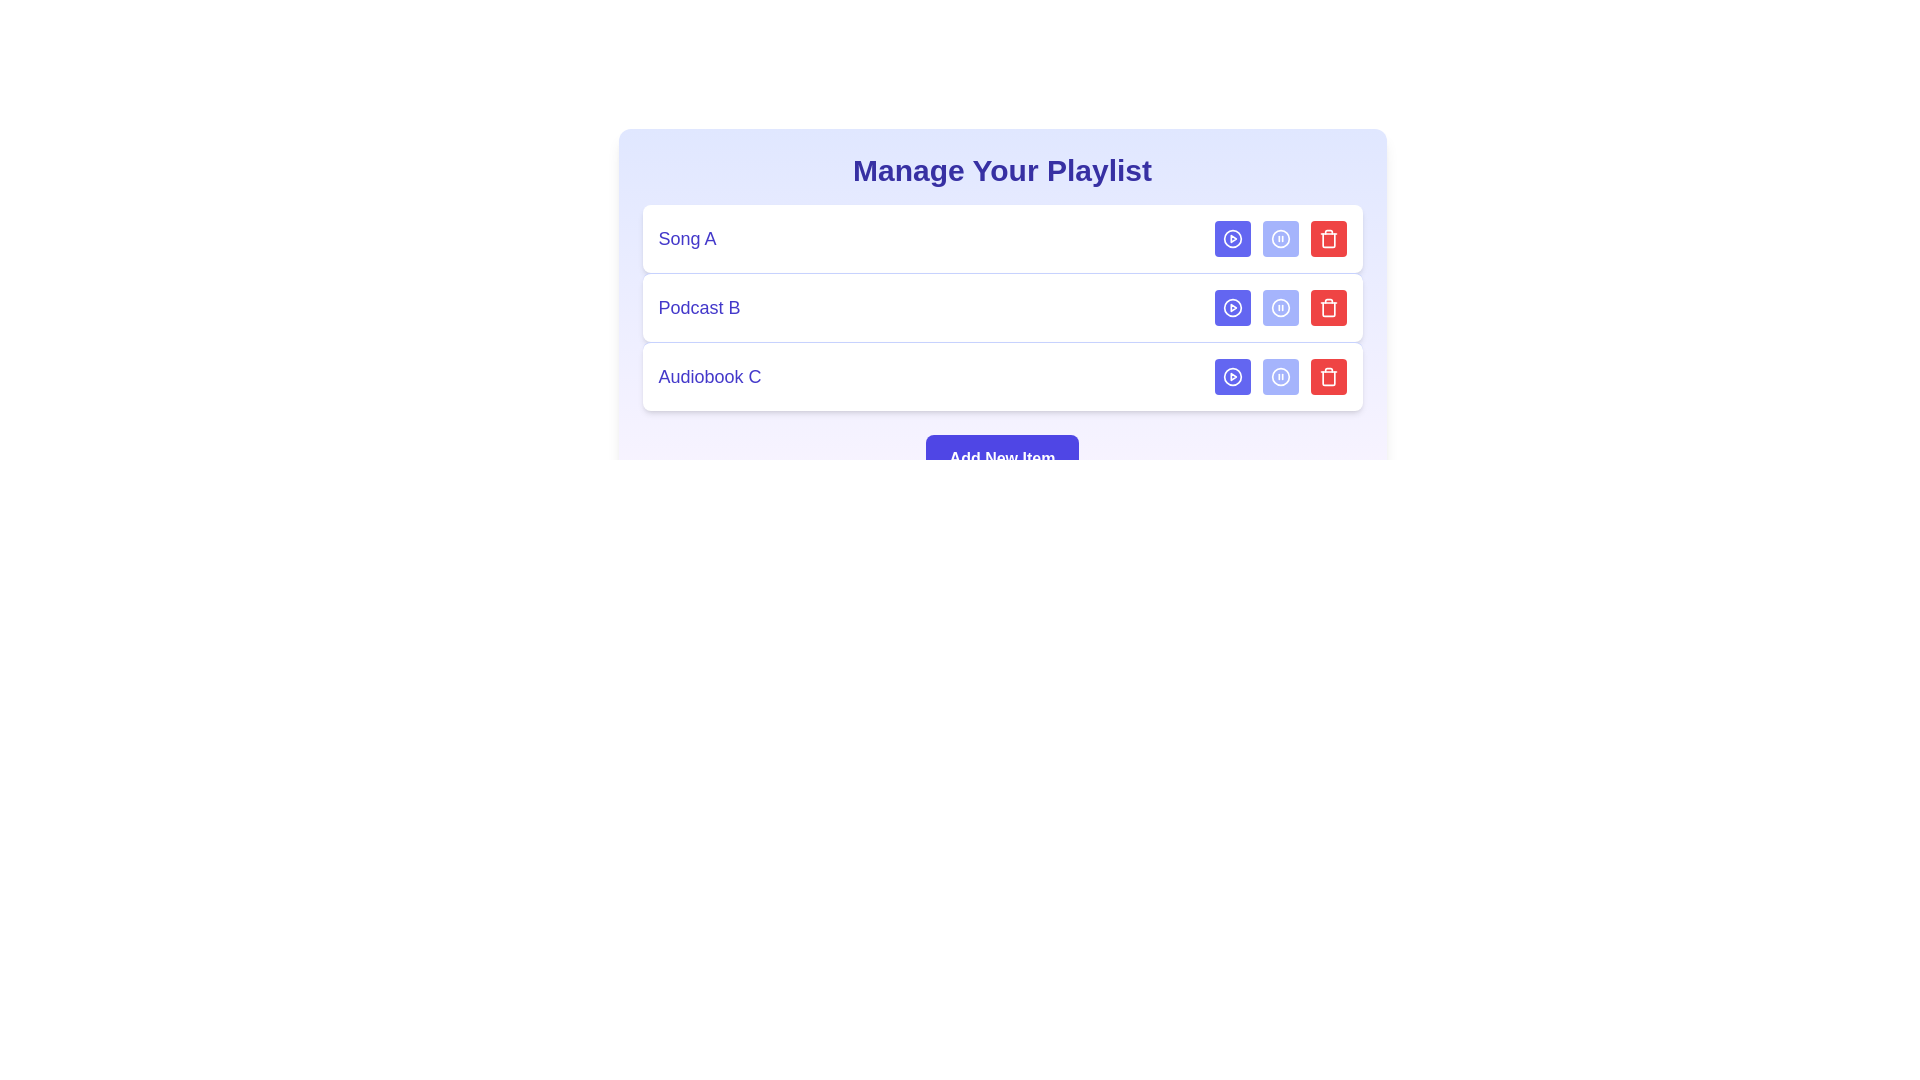 The height and width of the screenshot is (1080, 1920). What do you see at coordinates (1002, 376) in the screenshot?
I see `the media item named Audiobook C` at bounding box center [1002, 376].